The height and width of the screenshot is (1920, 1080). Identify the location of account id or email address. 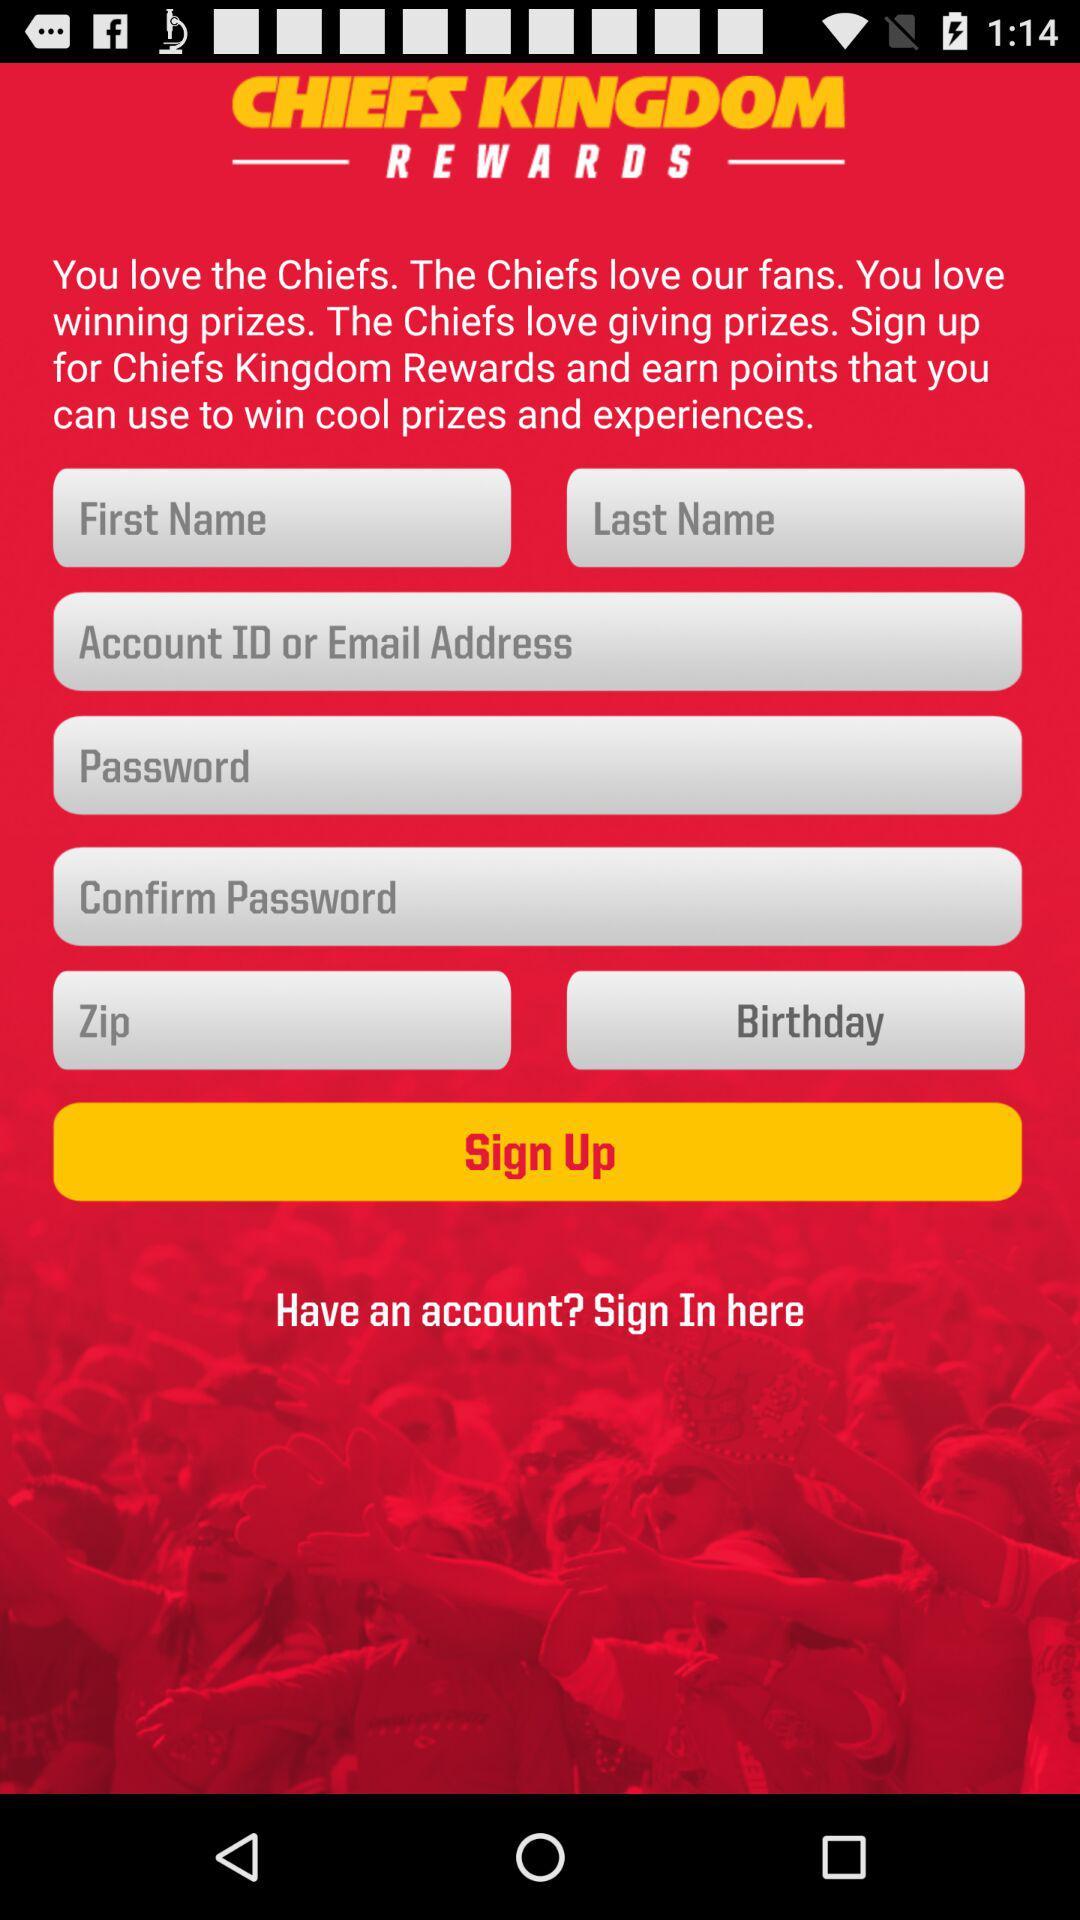
(540, 642).